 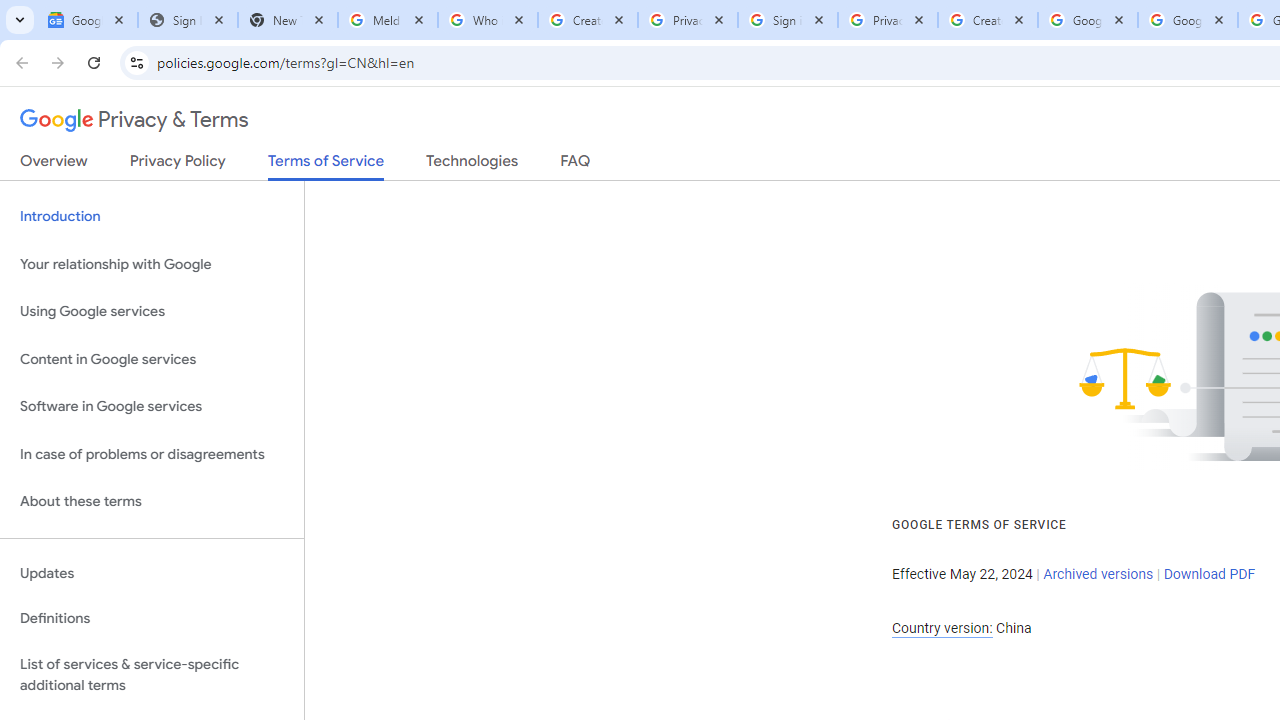 I want to click on 'Using Google services', so click(x=151, y=312).